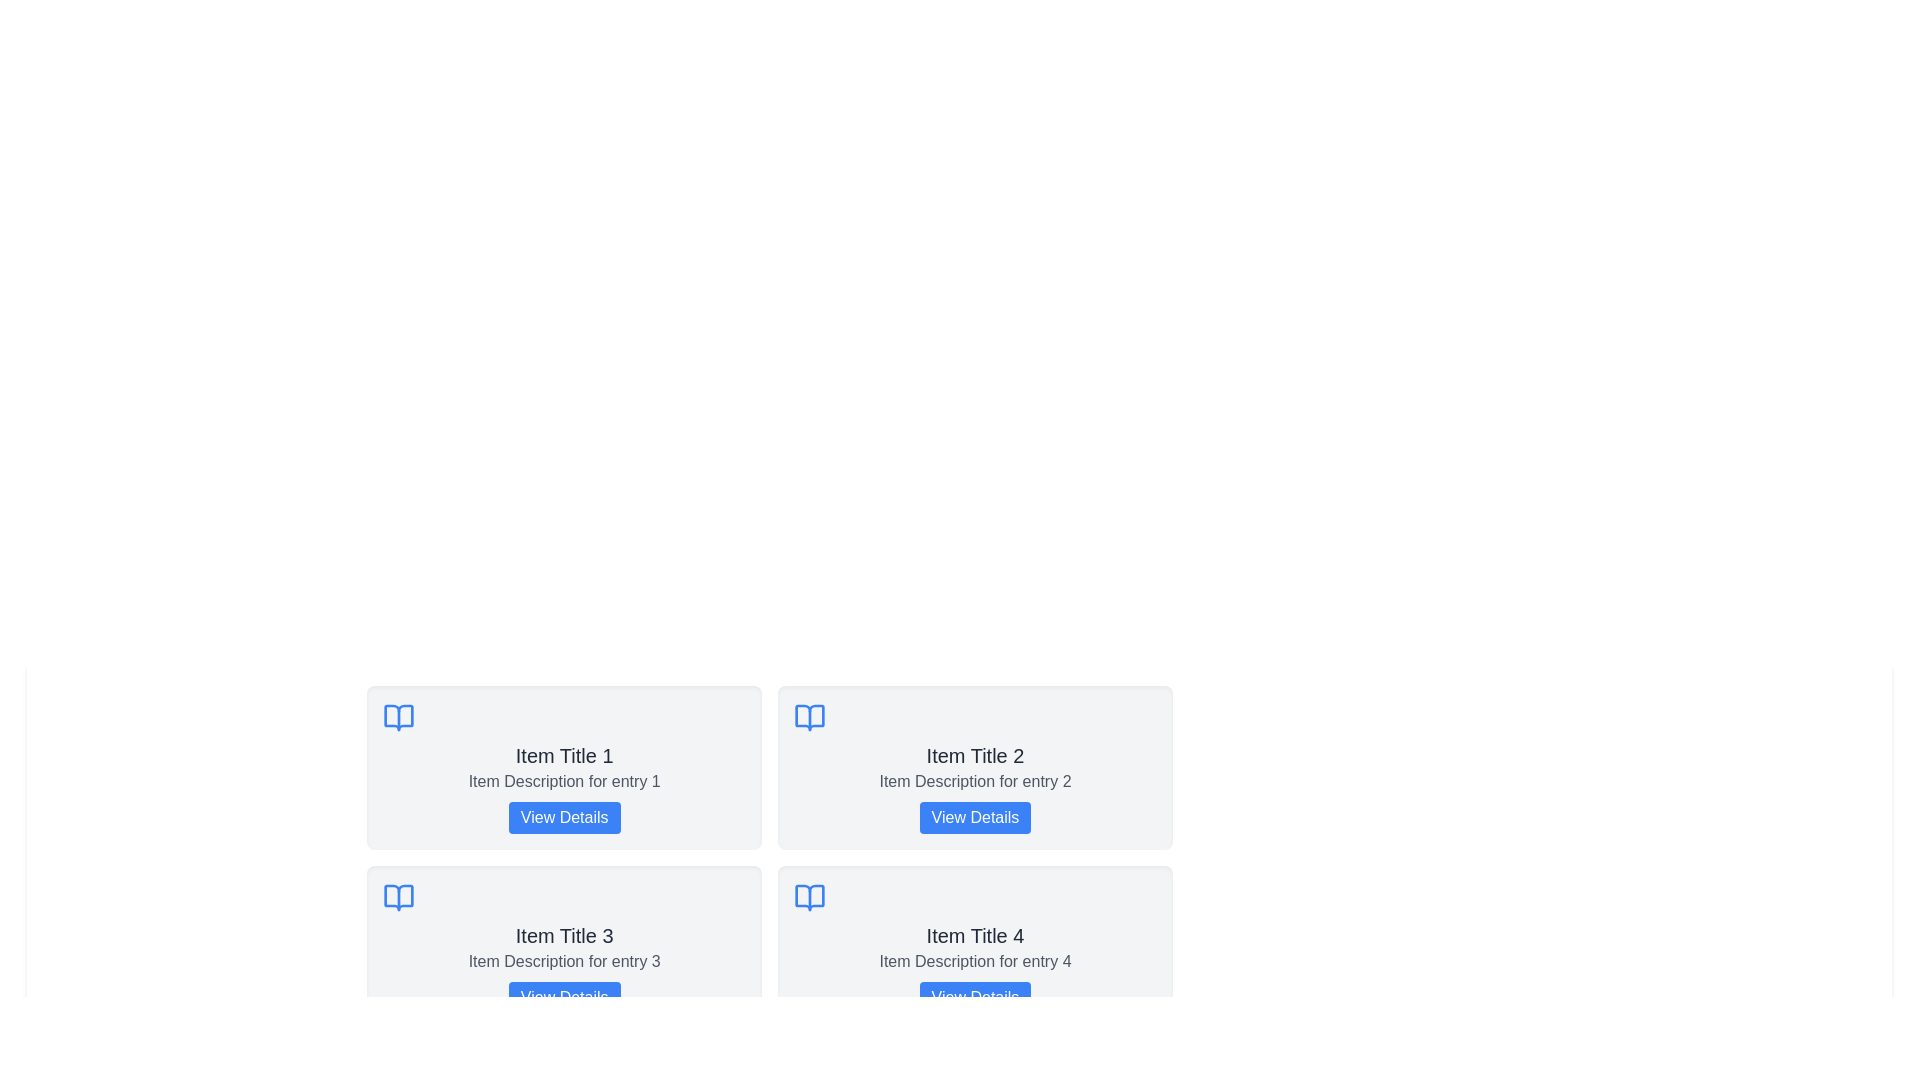 The height and width of the screenshot is (1080, 1920). I want to click on the text block containing 'Item Description for entry 4', styled in gray, located below 'Item Title 4' and above the 'View Details' button within the card layout for entry 4, so click(975, 960).